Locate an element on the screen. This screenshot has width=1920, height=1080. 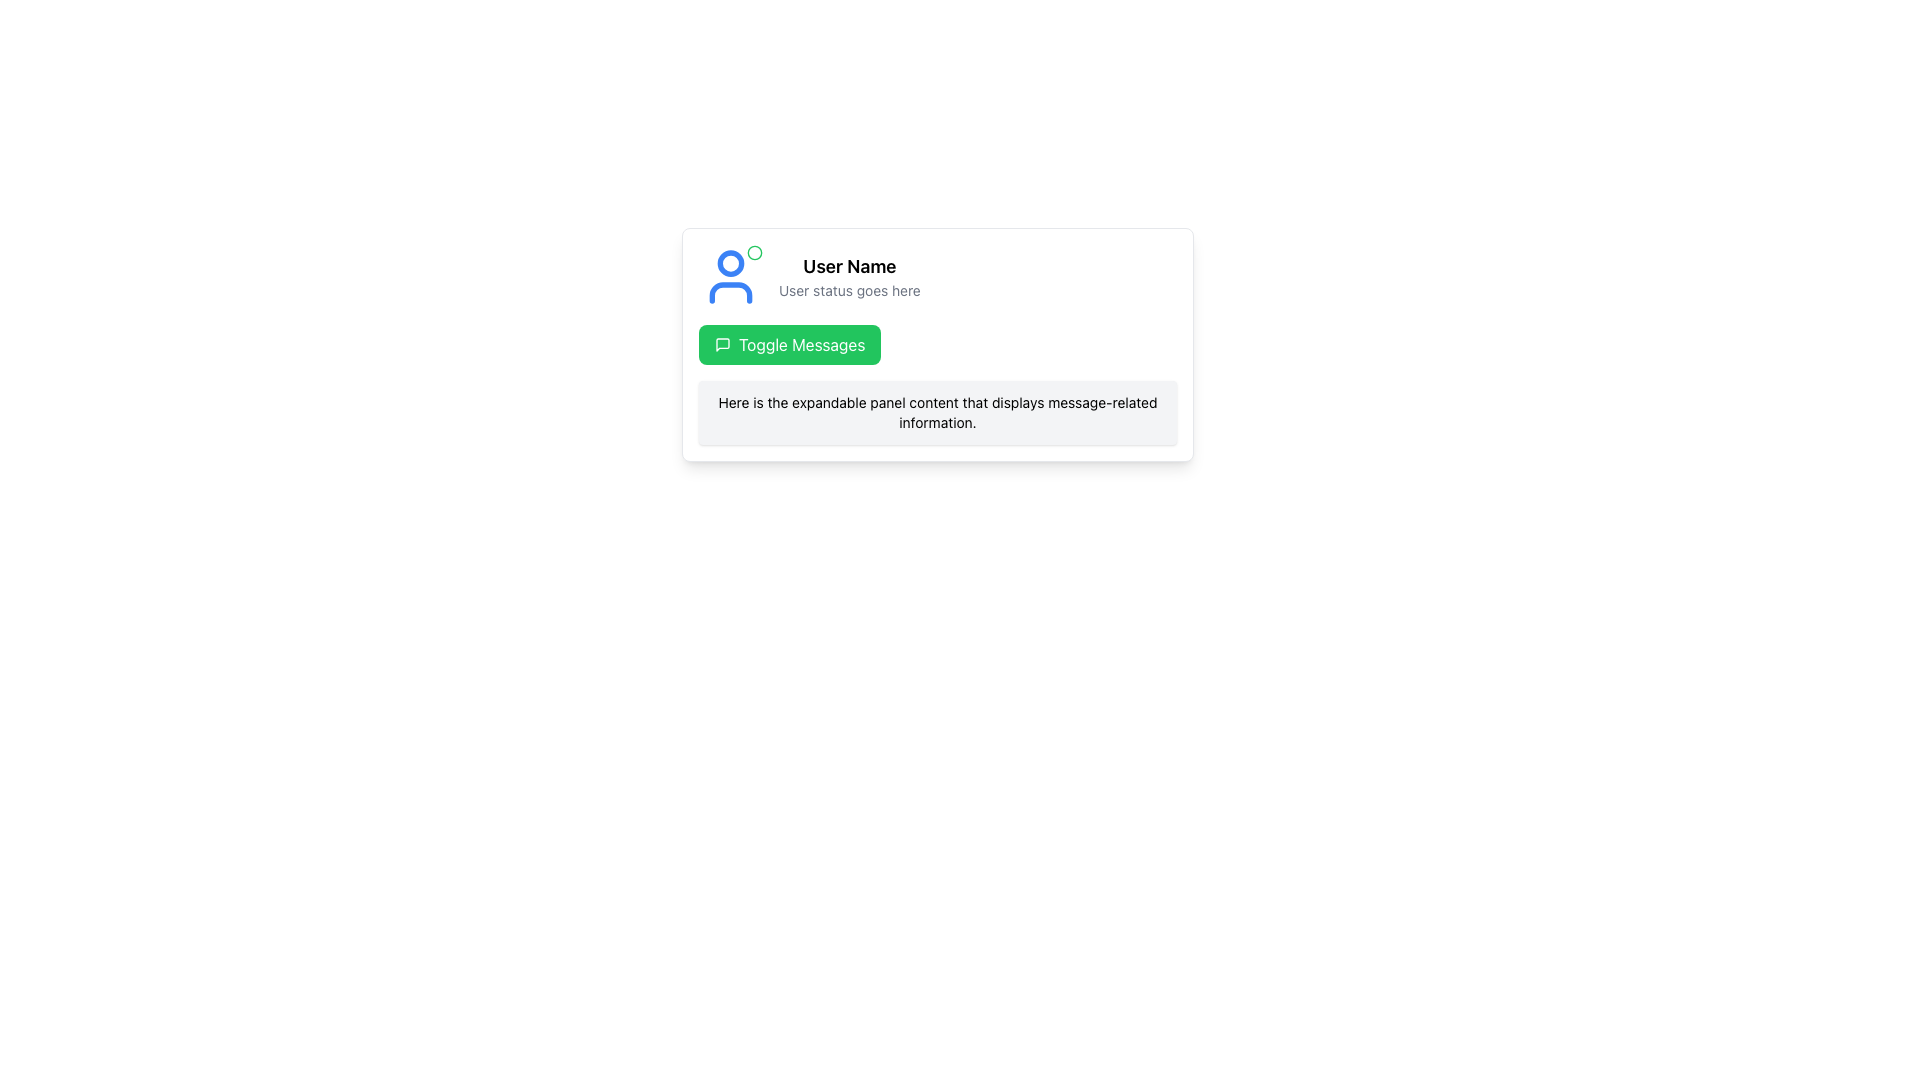
text displayed in the user details block, which shows the user's name and status information, located to the right of the profile icon and above the 'Toggle Messages' button is located at coordinates (849, 277).